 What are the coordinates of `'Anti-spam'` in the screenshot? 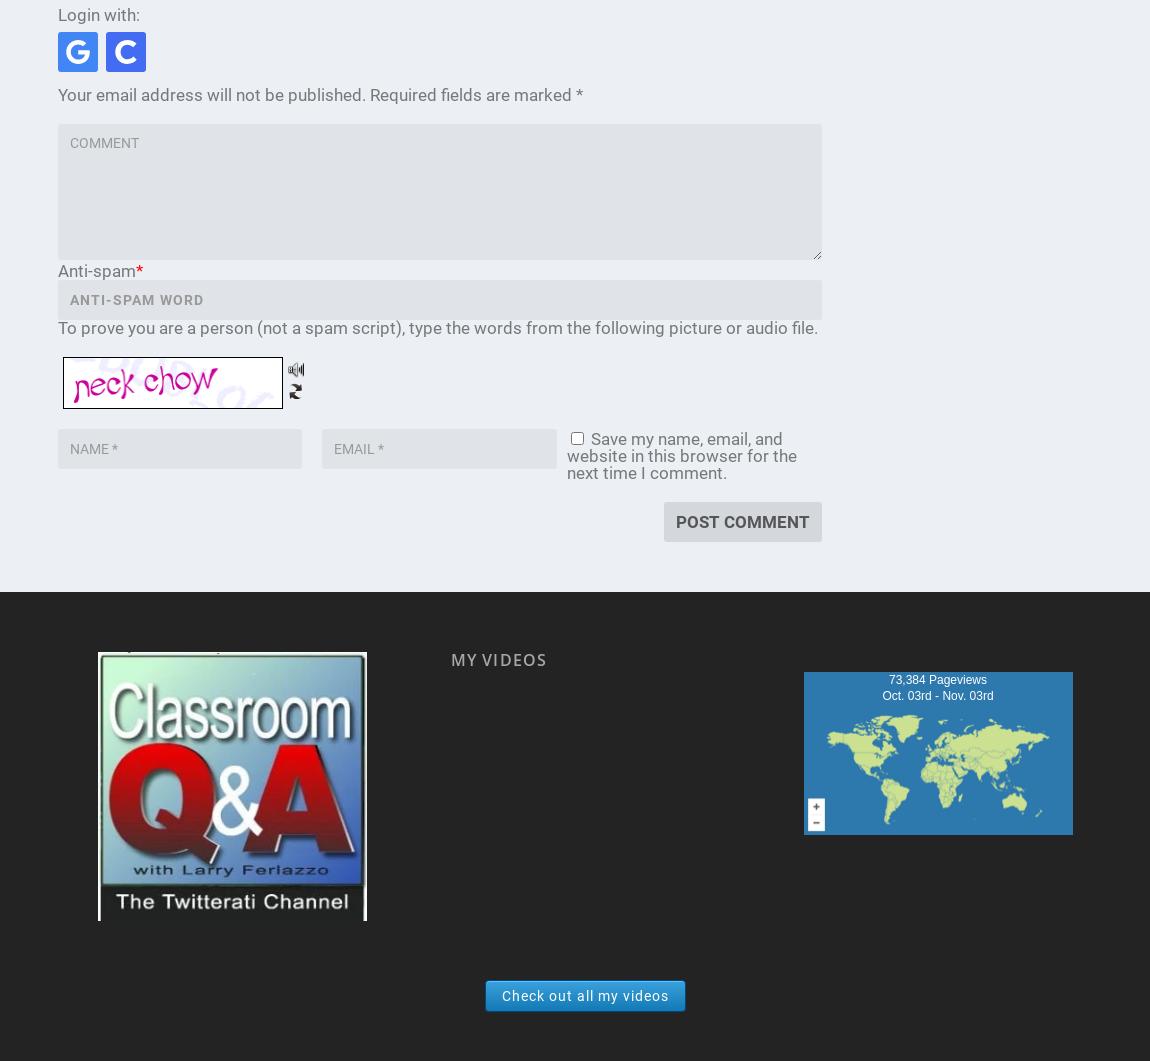 It's located at (56, 269).